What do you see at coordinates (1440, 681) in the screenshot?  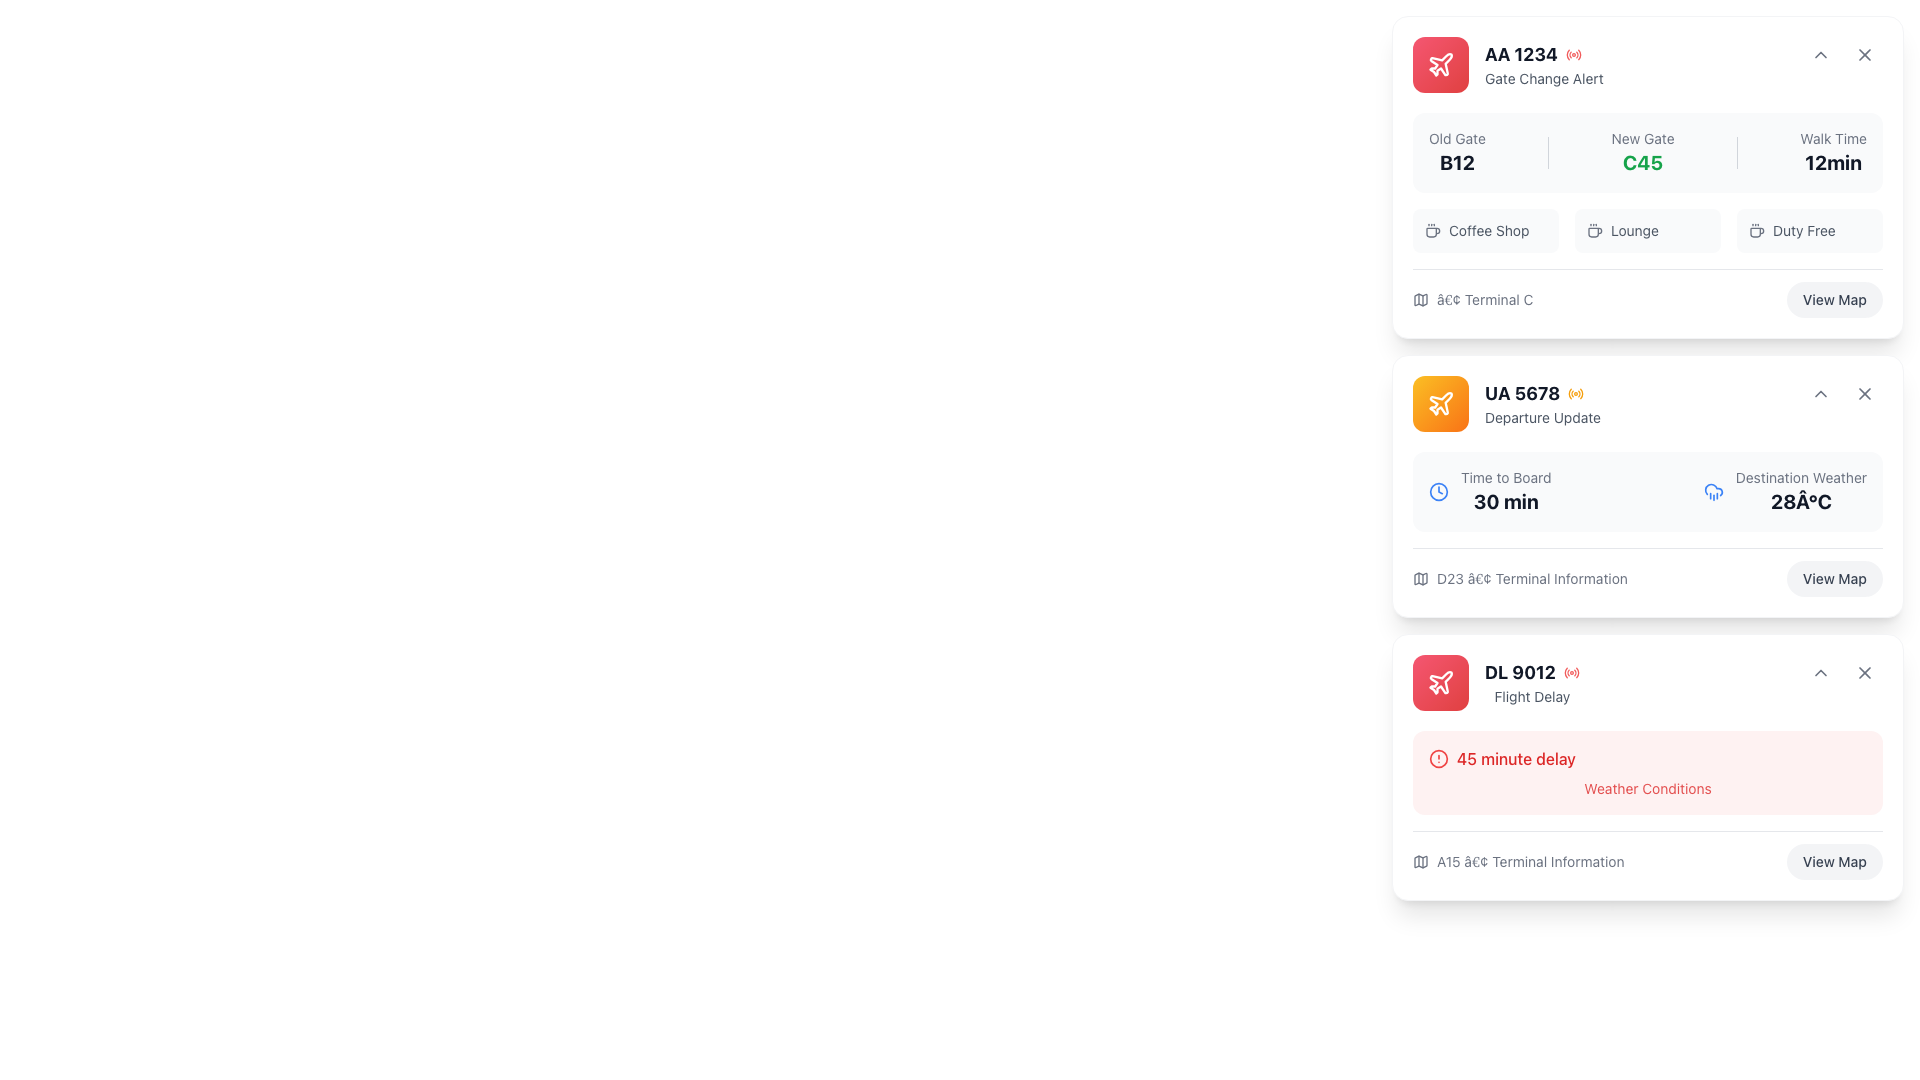 I see `the icon representing flights or airplanes, which is centrally located within the red gradient rounded background on the left corner of the list card labeled 'DL 9012'` at bounding box center [1440, 681].